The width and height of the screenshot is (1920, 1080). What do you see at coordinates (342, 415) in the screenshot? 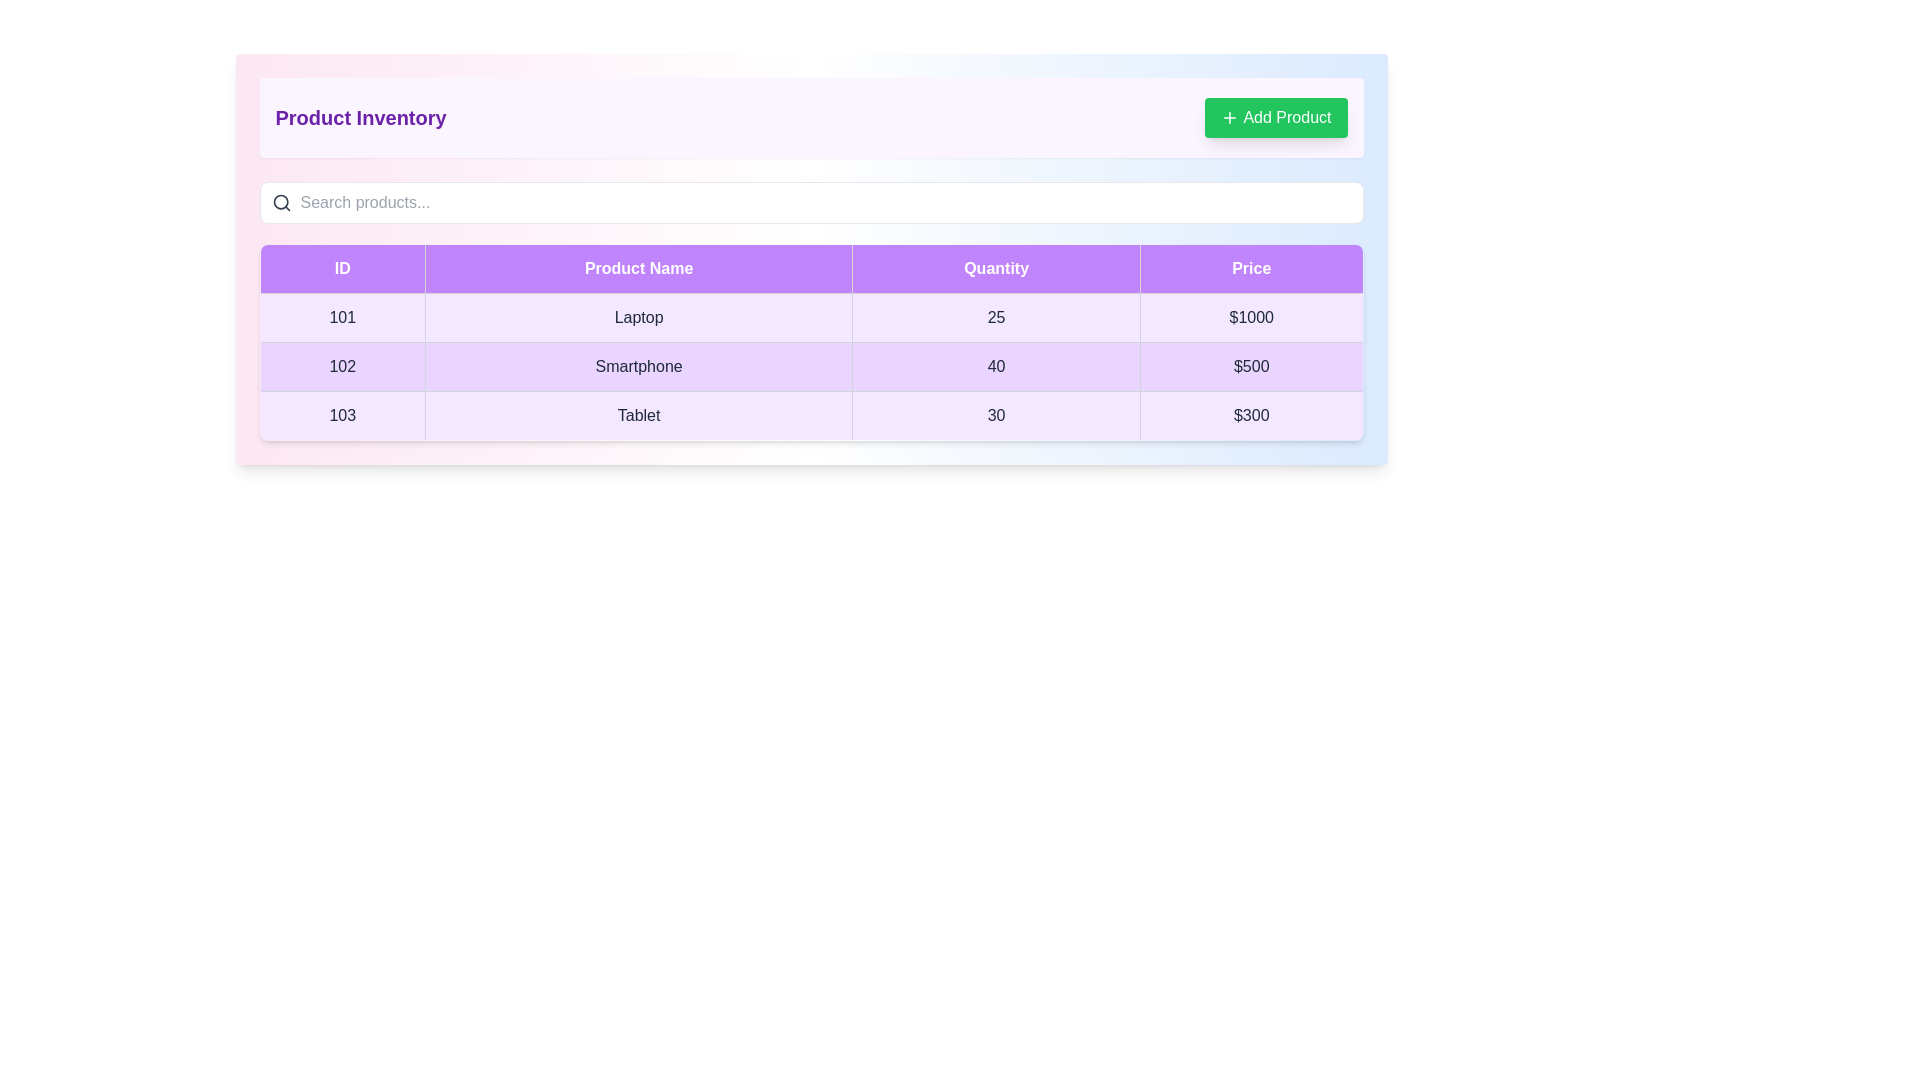
I see `the Text label that serves as a row identifier in the first column of the third row in a four-column table, located directly left of 'Tablet'` at bounding box center [342, 415].